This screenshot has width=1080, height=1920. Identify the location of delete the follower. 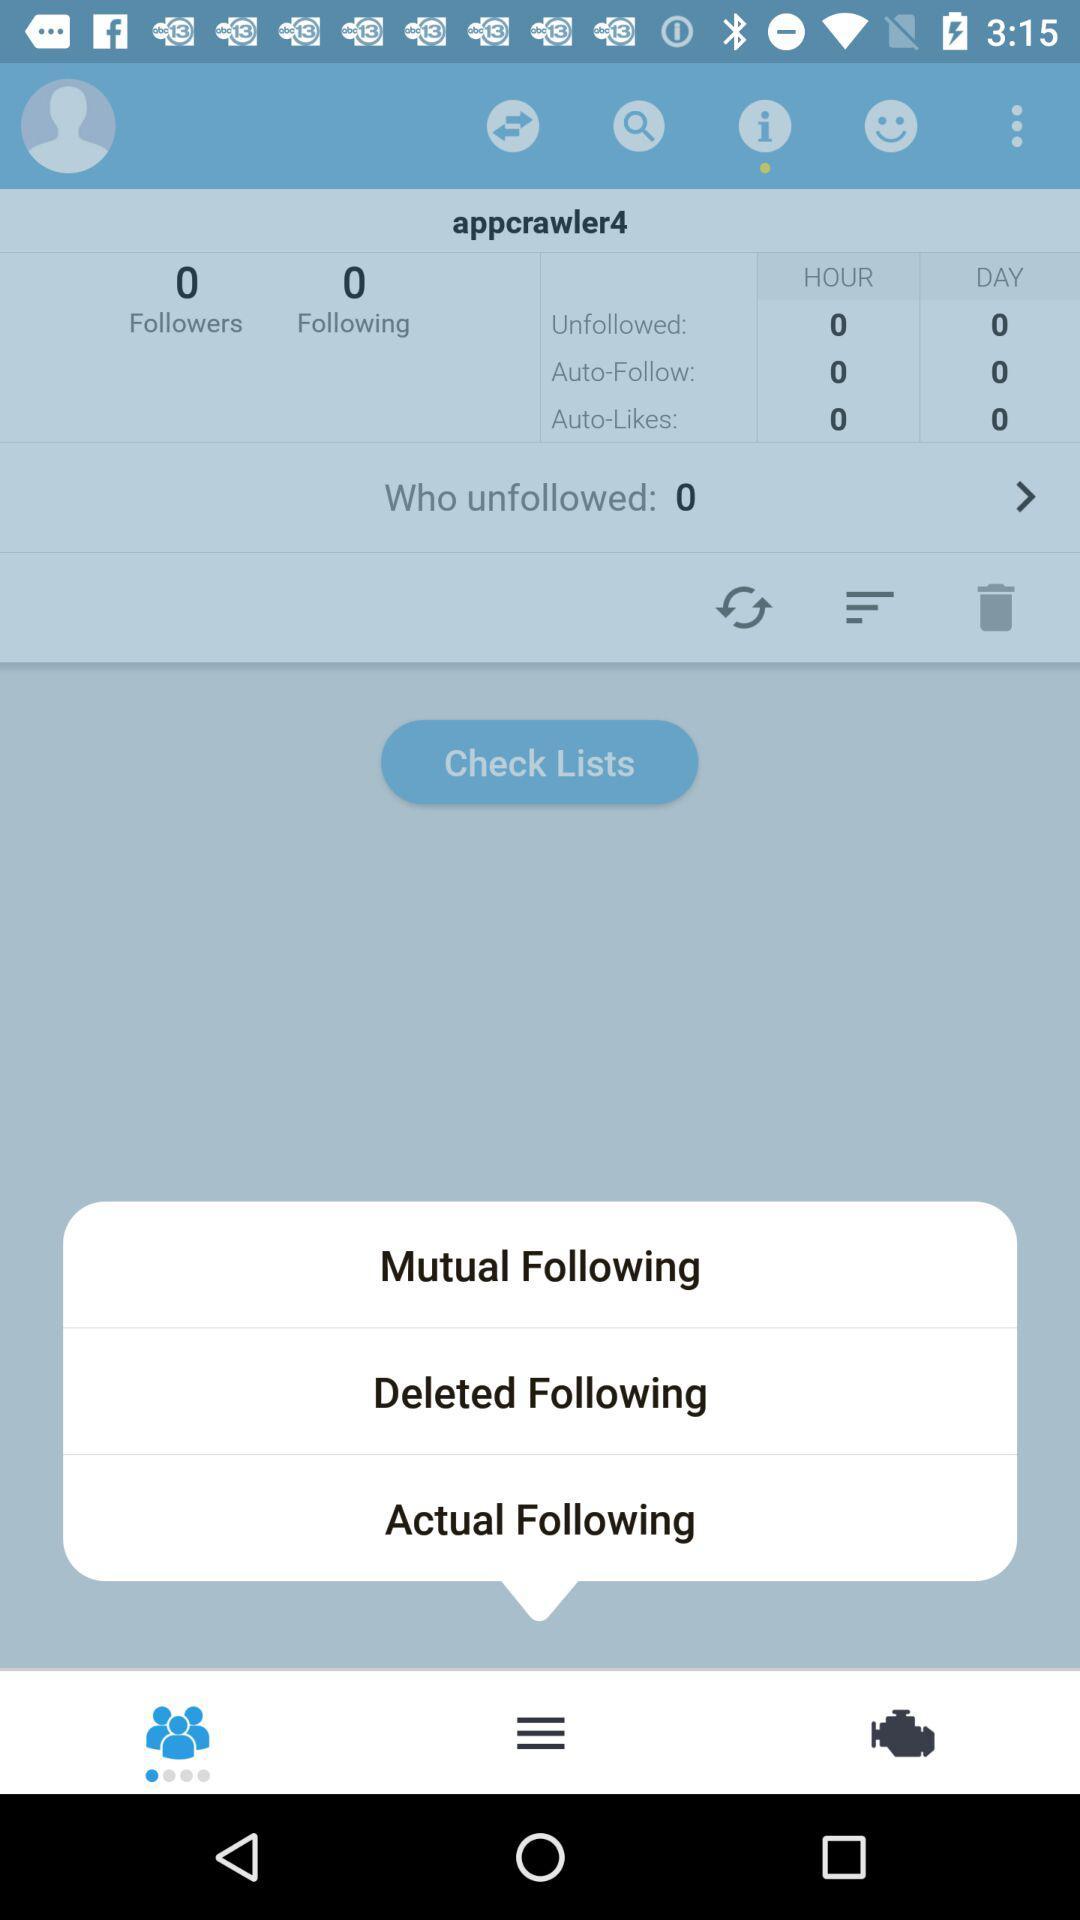
(995, 606).